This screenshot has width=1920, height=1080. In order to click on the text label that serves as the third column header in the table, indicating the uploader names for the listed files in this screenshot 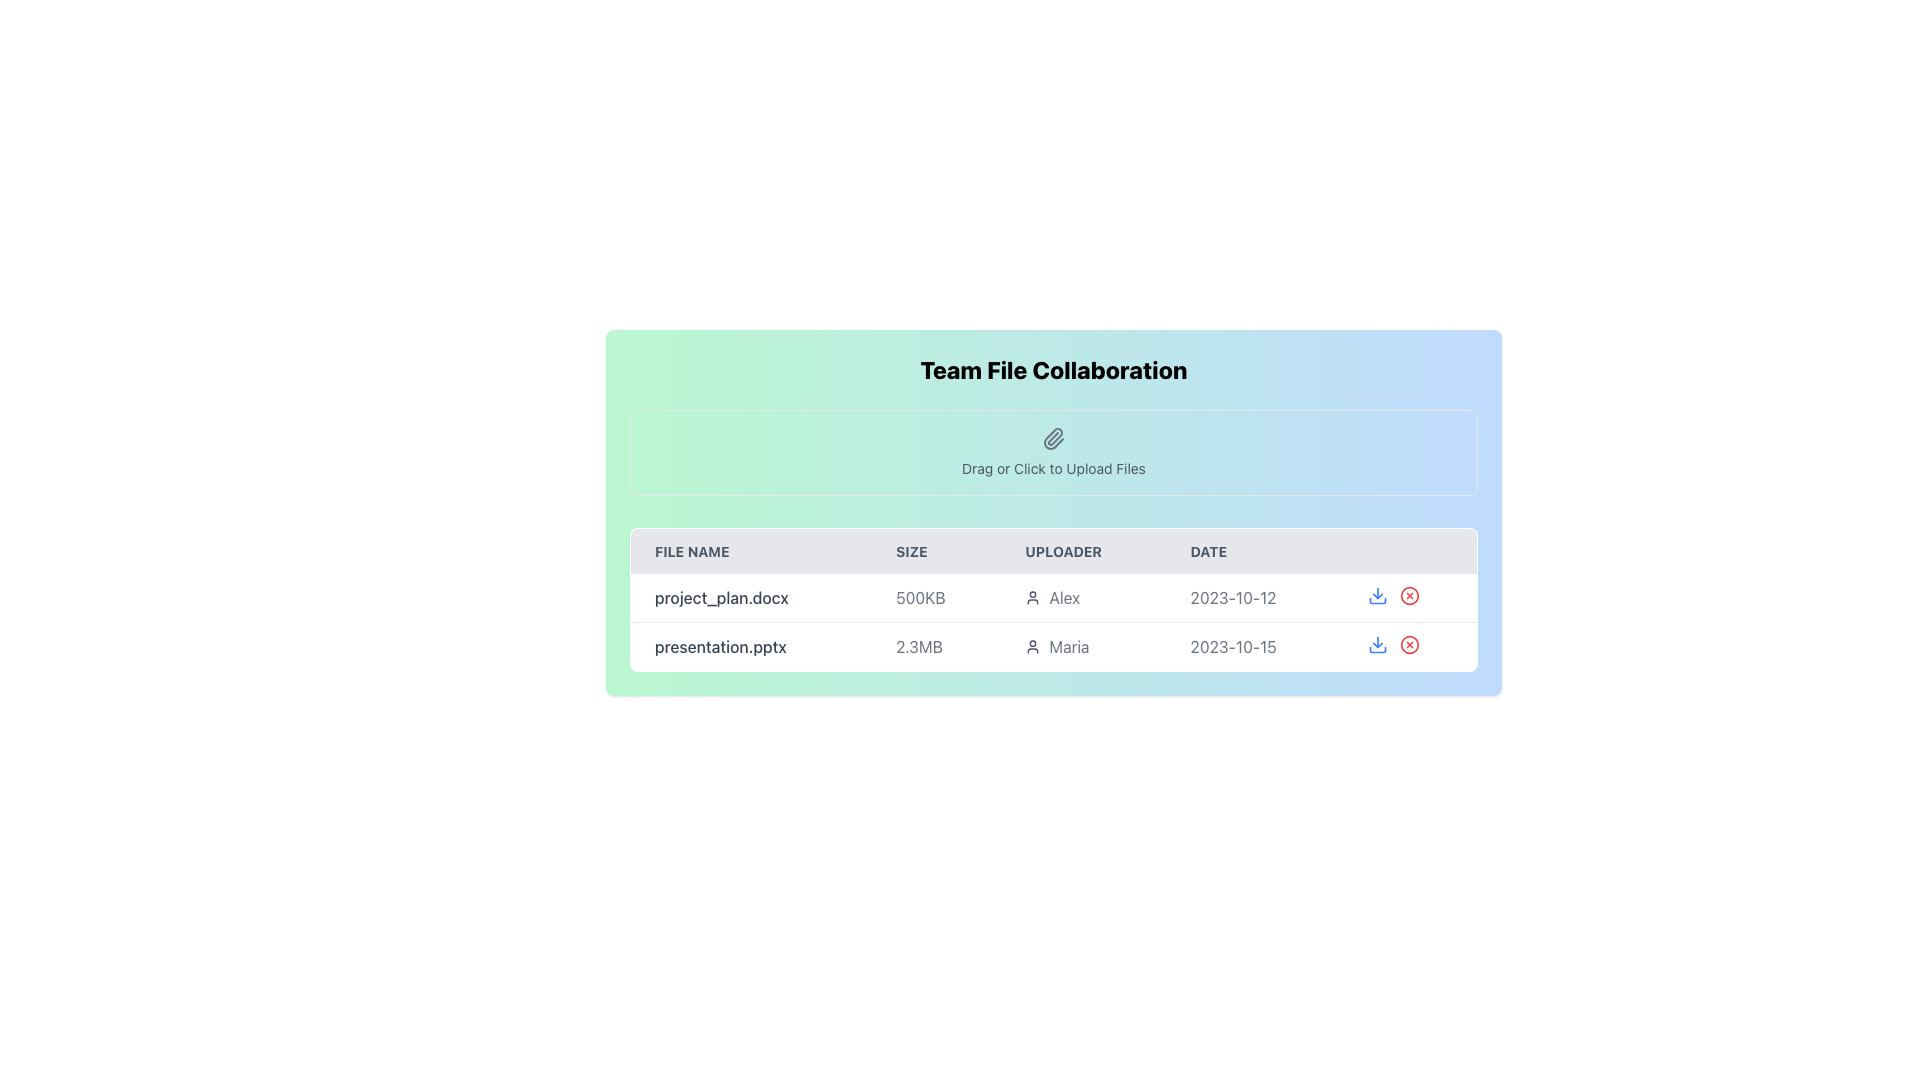, I will do `click(1083, 551)`.